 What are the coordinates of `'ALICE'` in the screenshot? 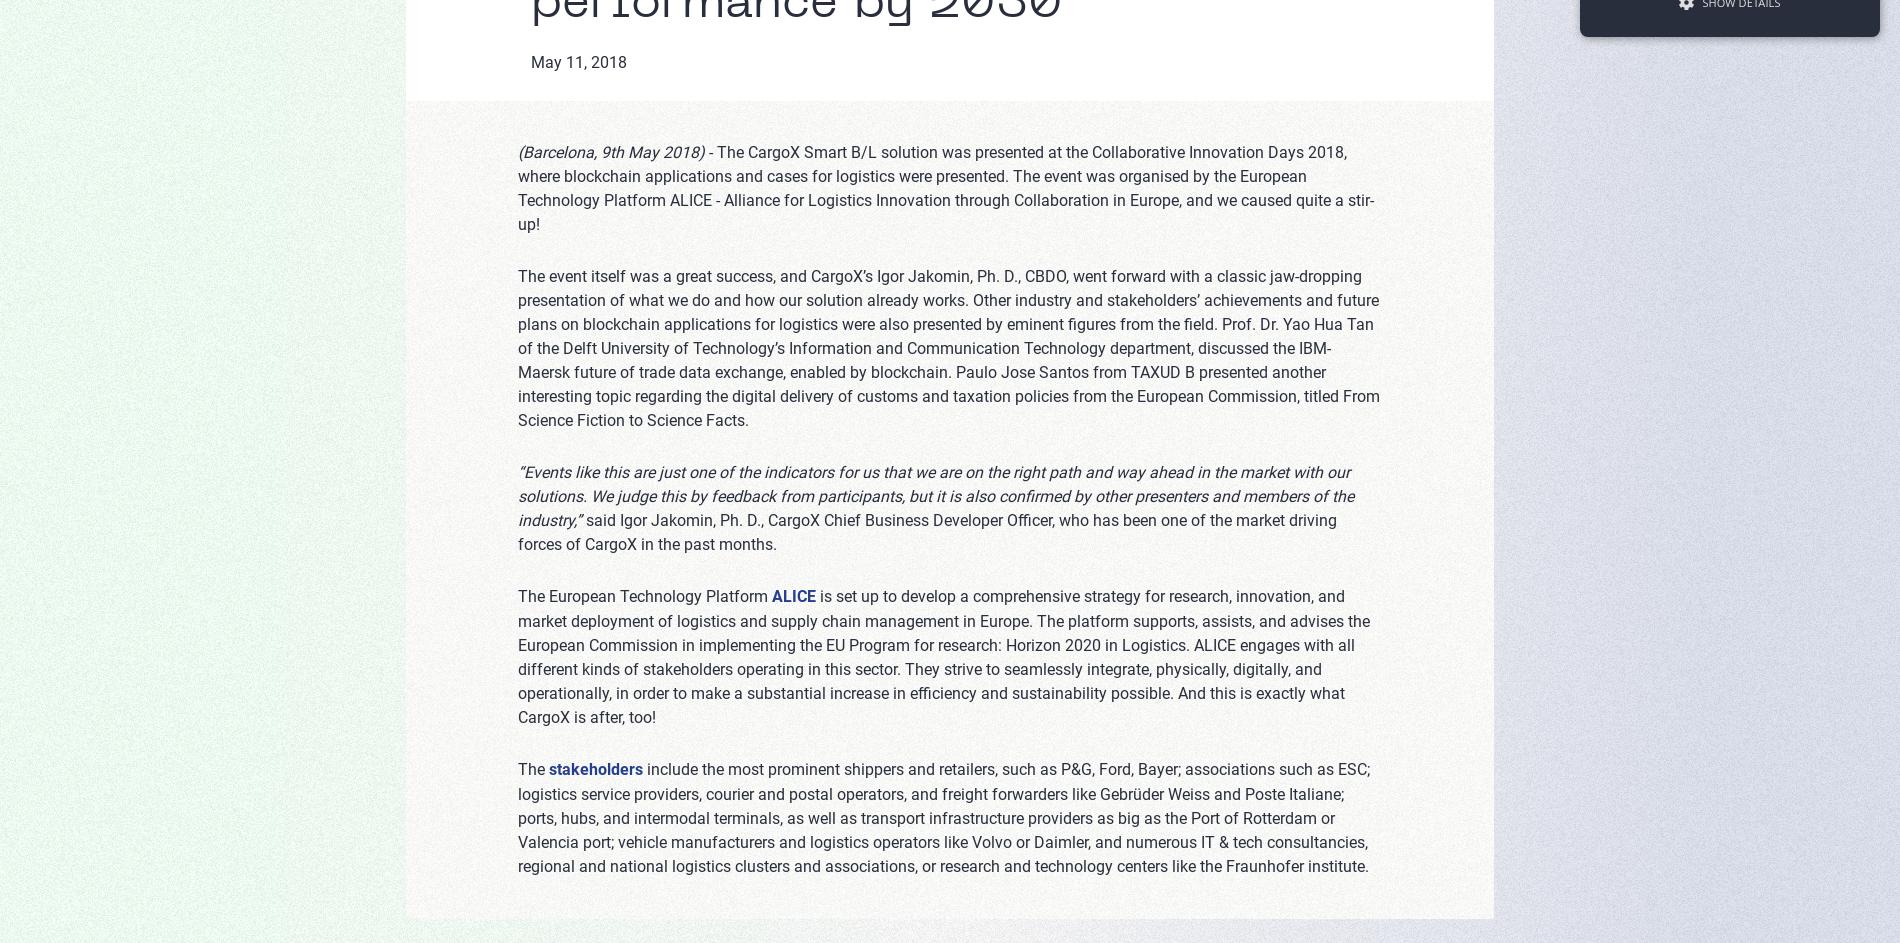 It's located at (793, 595).